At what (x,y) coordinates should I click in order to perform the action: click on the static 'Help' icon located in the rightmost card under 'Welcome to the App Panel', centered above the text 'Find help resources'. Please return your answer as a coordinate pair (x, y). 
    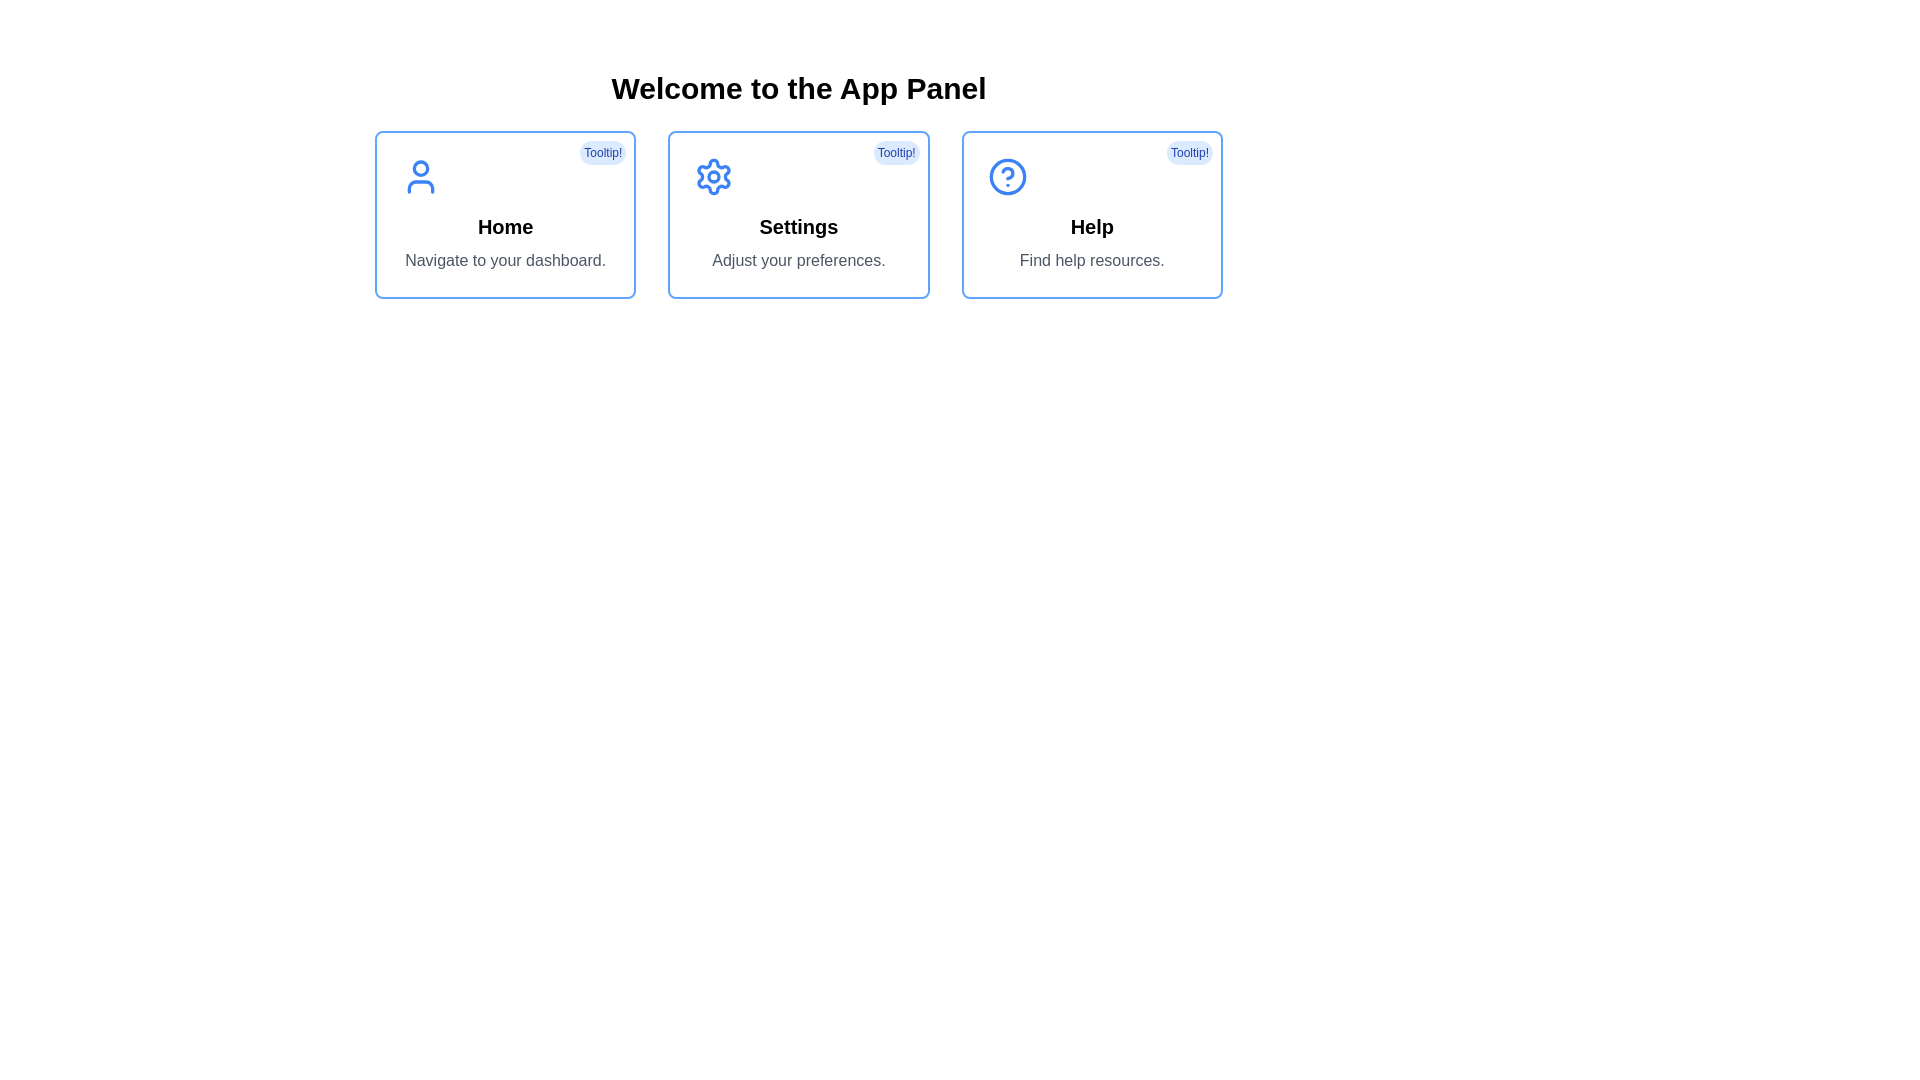
    Looking at the image, I should click on (1007, 176).